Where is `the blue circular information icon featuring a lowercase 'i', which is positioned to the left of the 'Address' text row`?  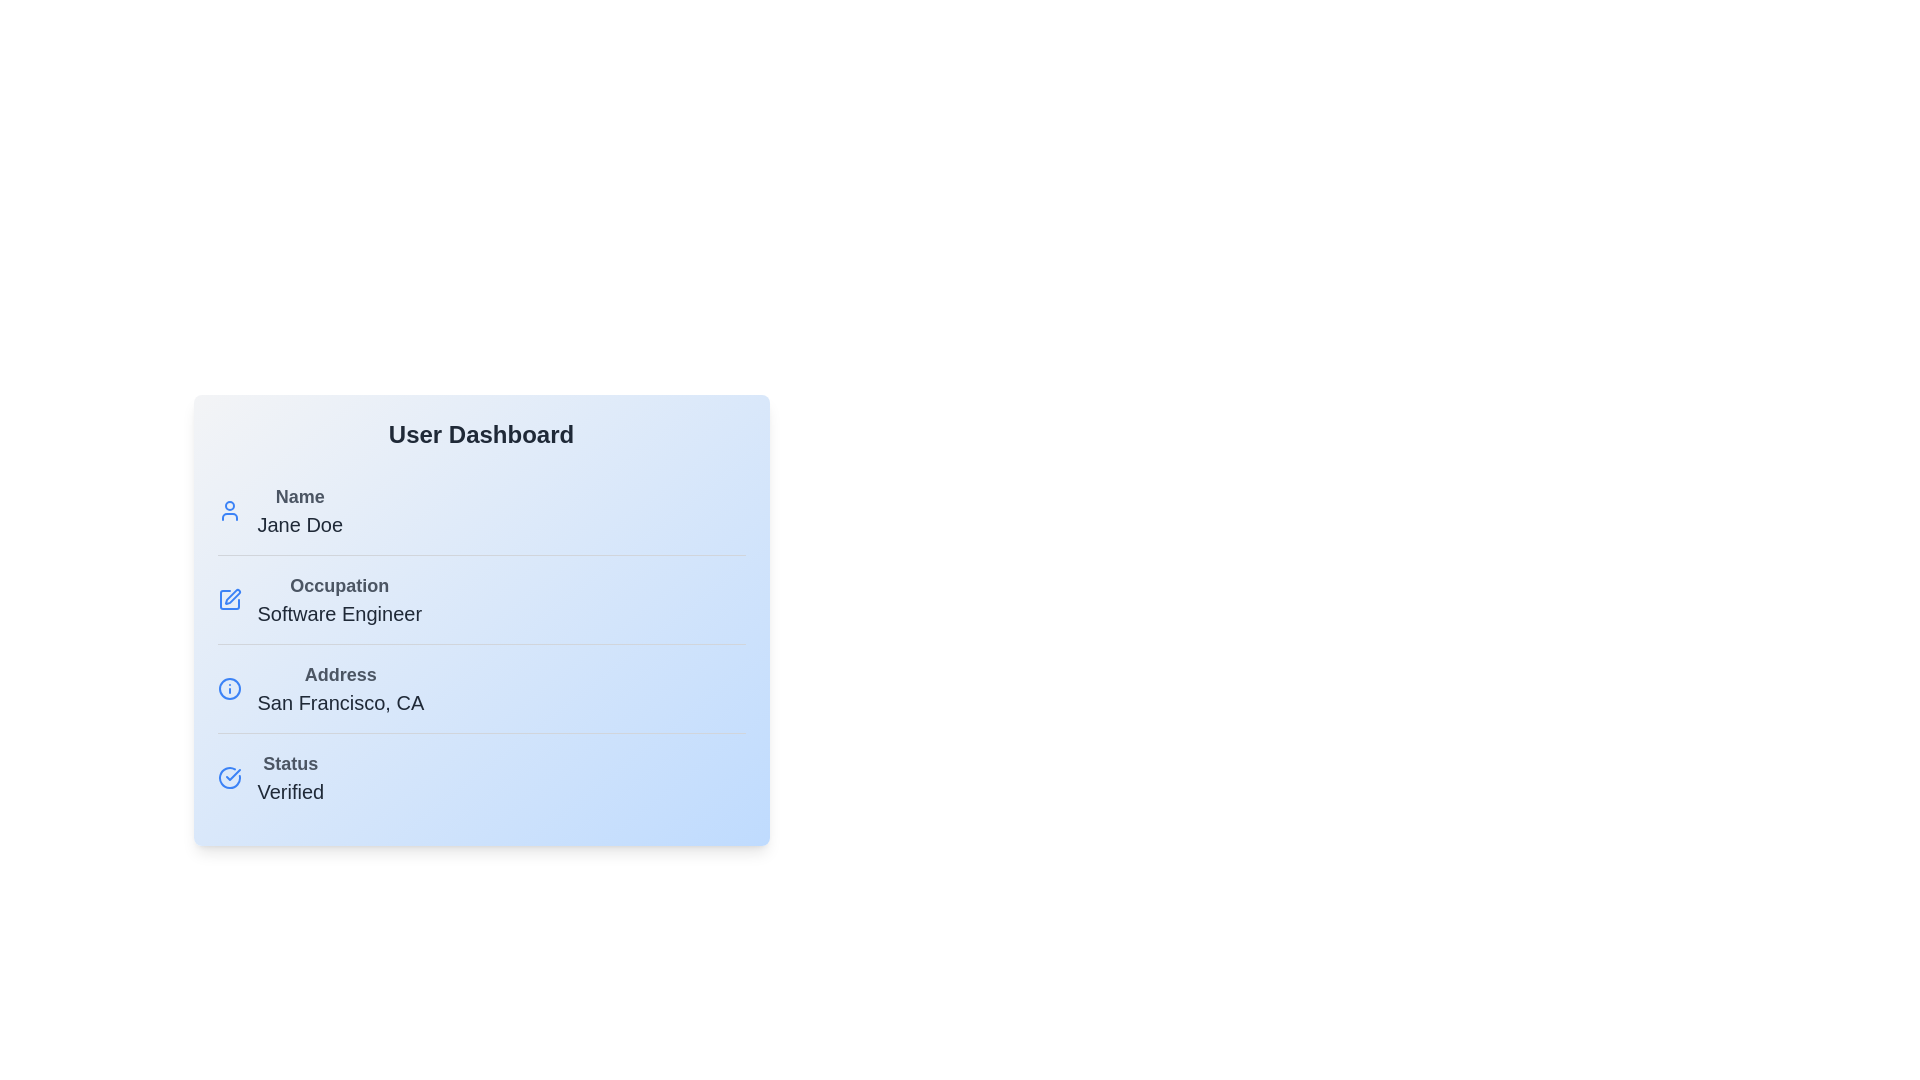
the blue circular information icon featuring a lowercase 'i', which is positioned to the left of the 'Address' text row is located at coordinates (229, 688).